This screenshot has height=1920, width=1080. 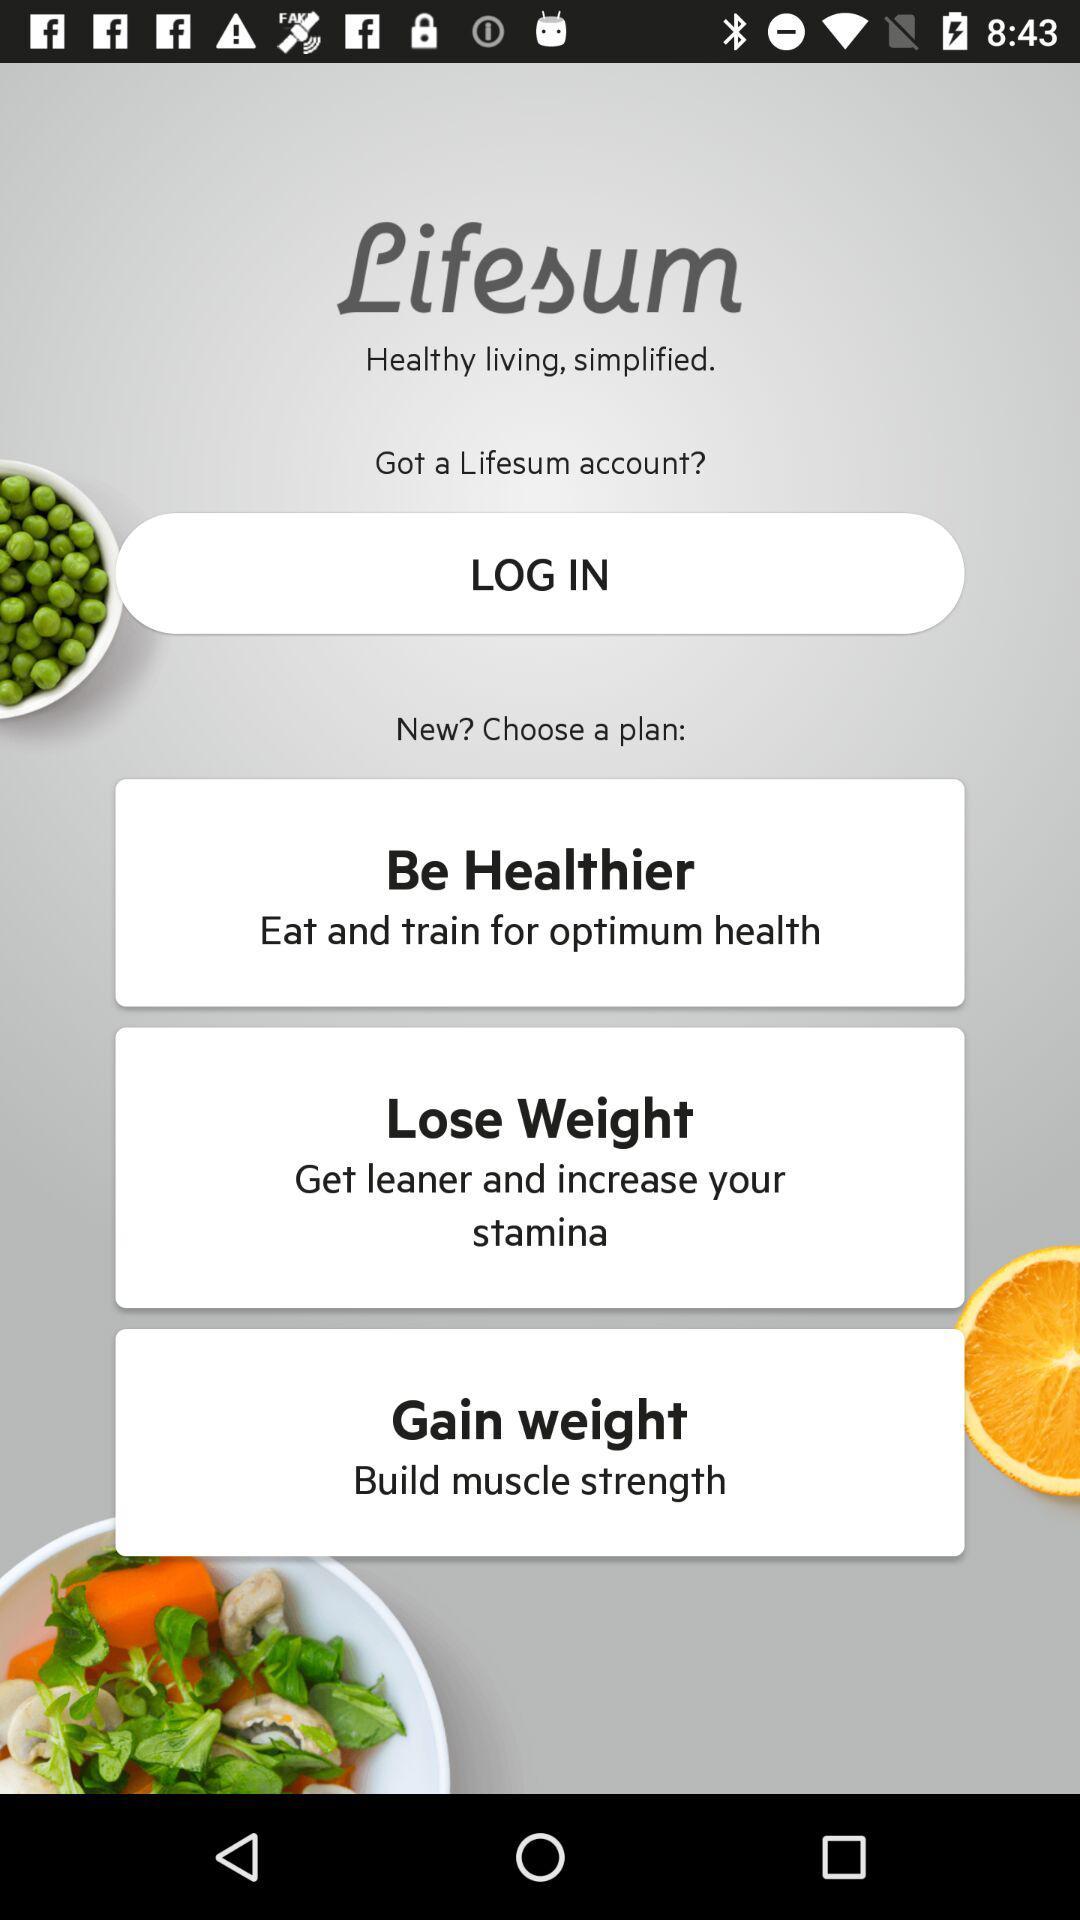 I want to click on icon above new choose a icon, so click(x=540, y=572).